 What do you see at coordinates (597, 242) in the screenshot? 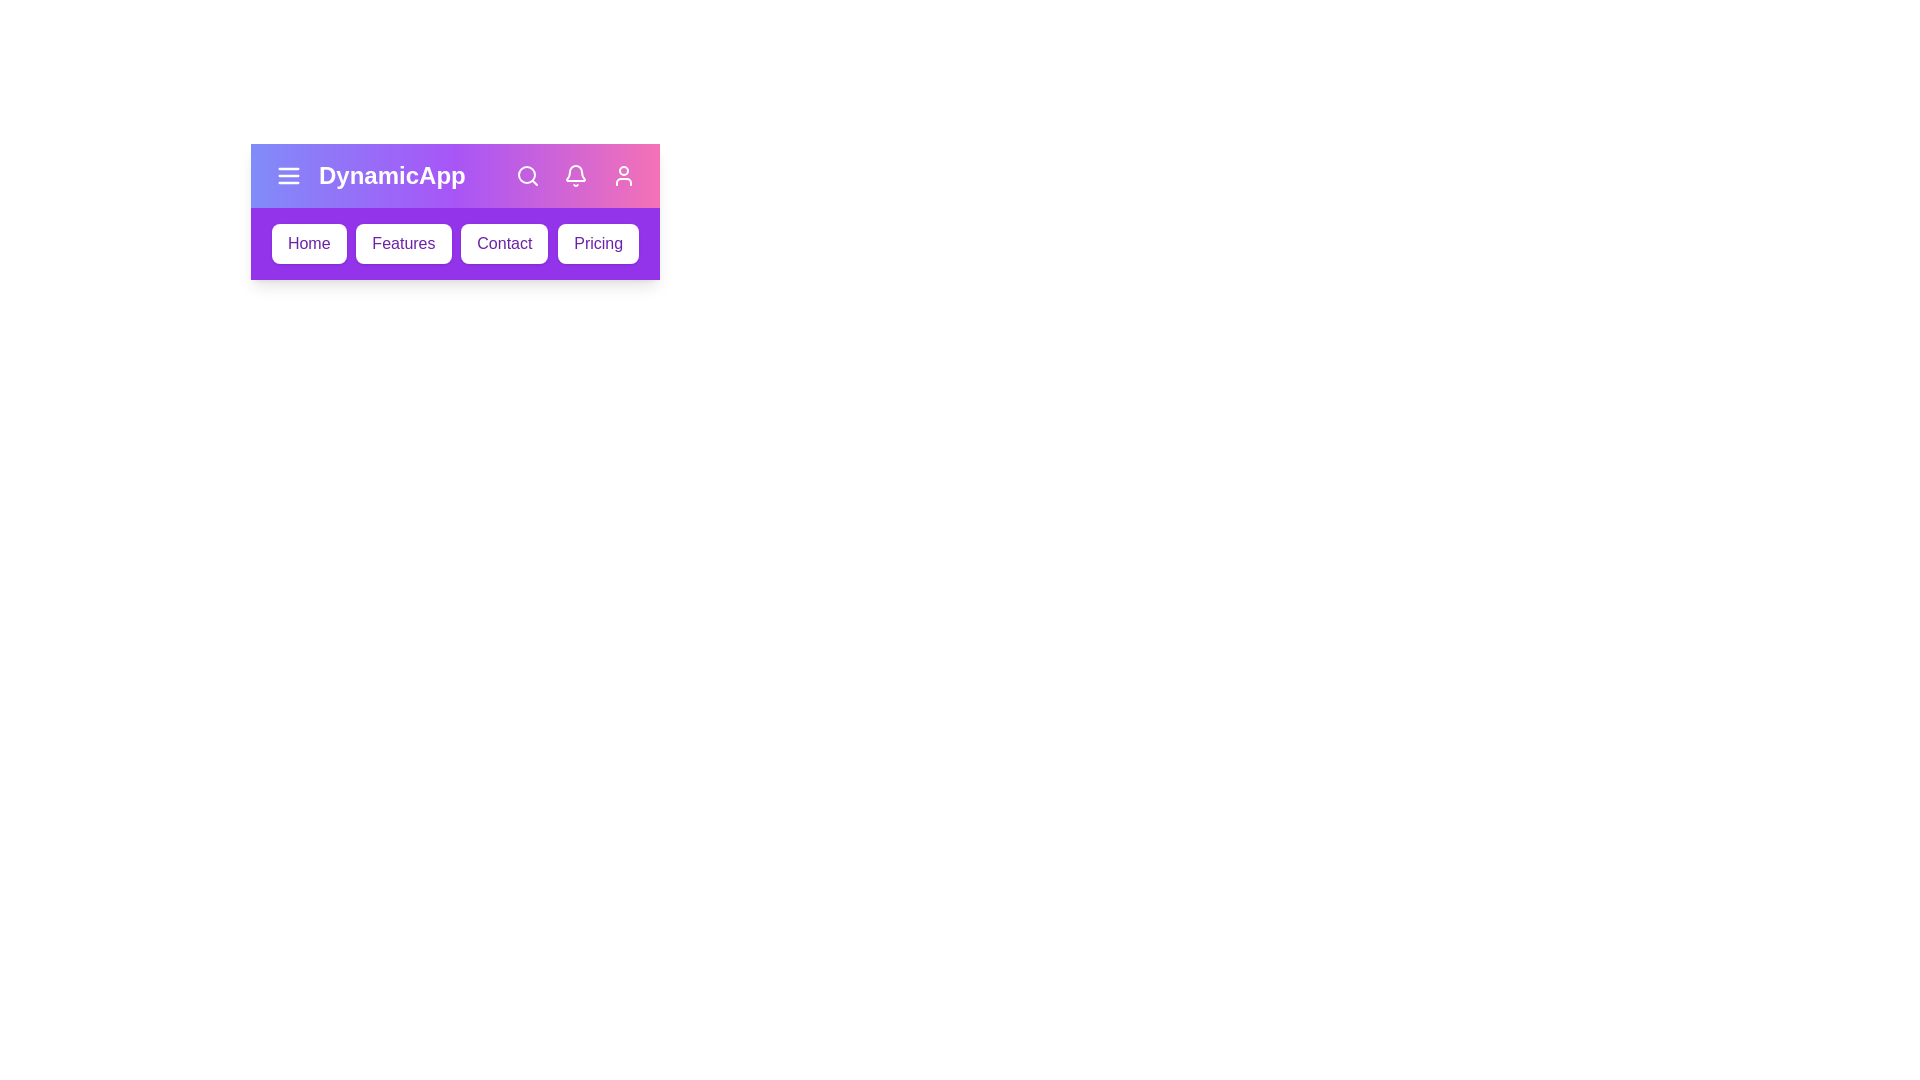
I see `the Pricing tab to navigate to the corresponding section` at bounding box center [597, 242].